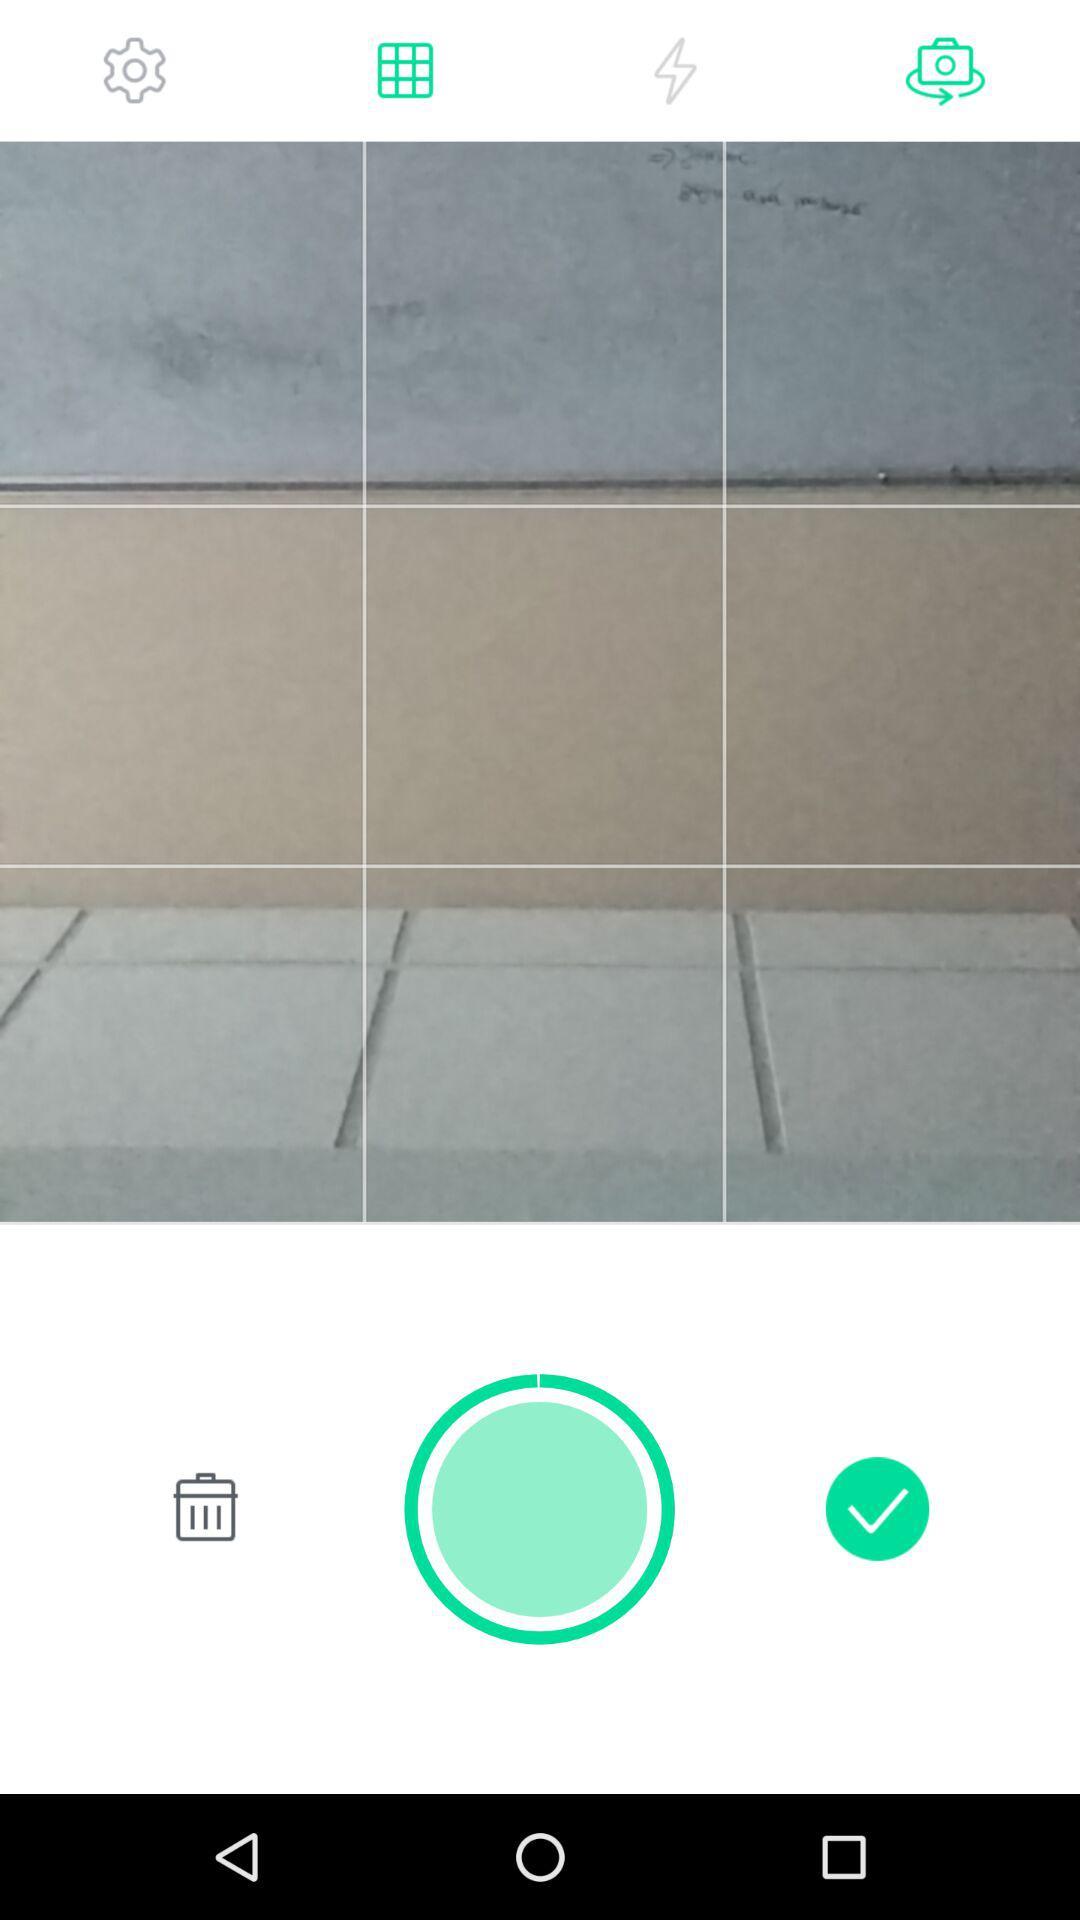  Describe the element at coordinates (675, 70) in the screenshot. I see `on/off flash` at that location.